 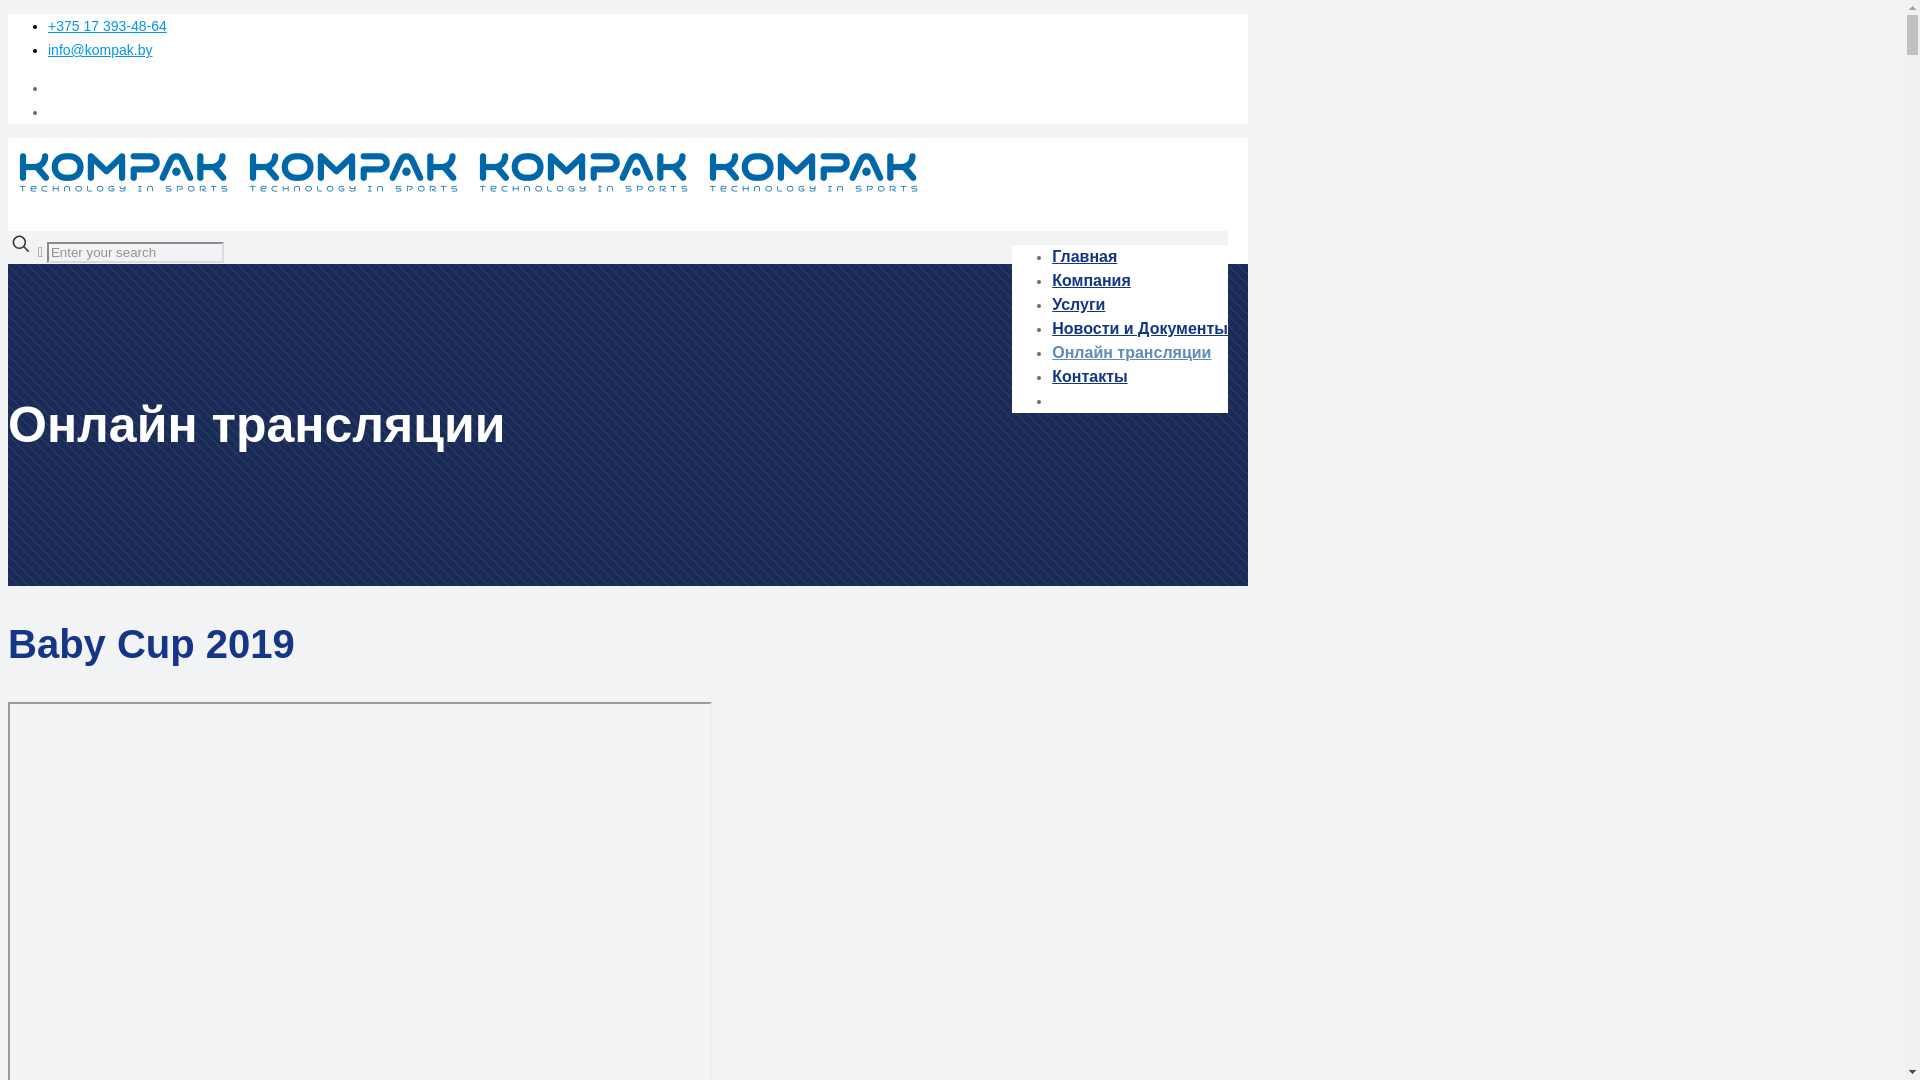 What do you see at coordinates (106, 26) in the screenshot?
I see `'+375 17 393-48-64'` at bounding box center [106, 26].